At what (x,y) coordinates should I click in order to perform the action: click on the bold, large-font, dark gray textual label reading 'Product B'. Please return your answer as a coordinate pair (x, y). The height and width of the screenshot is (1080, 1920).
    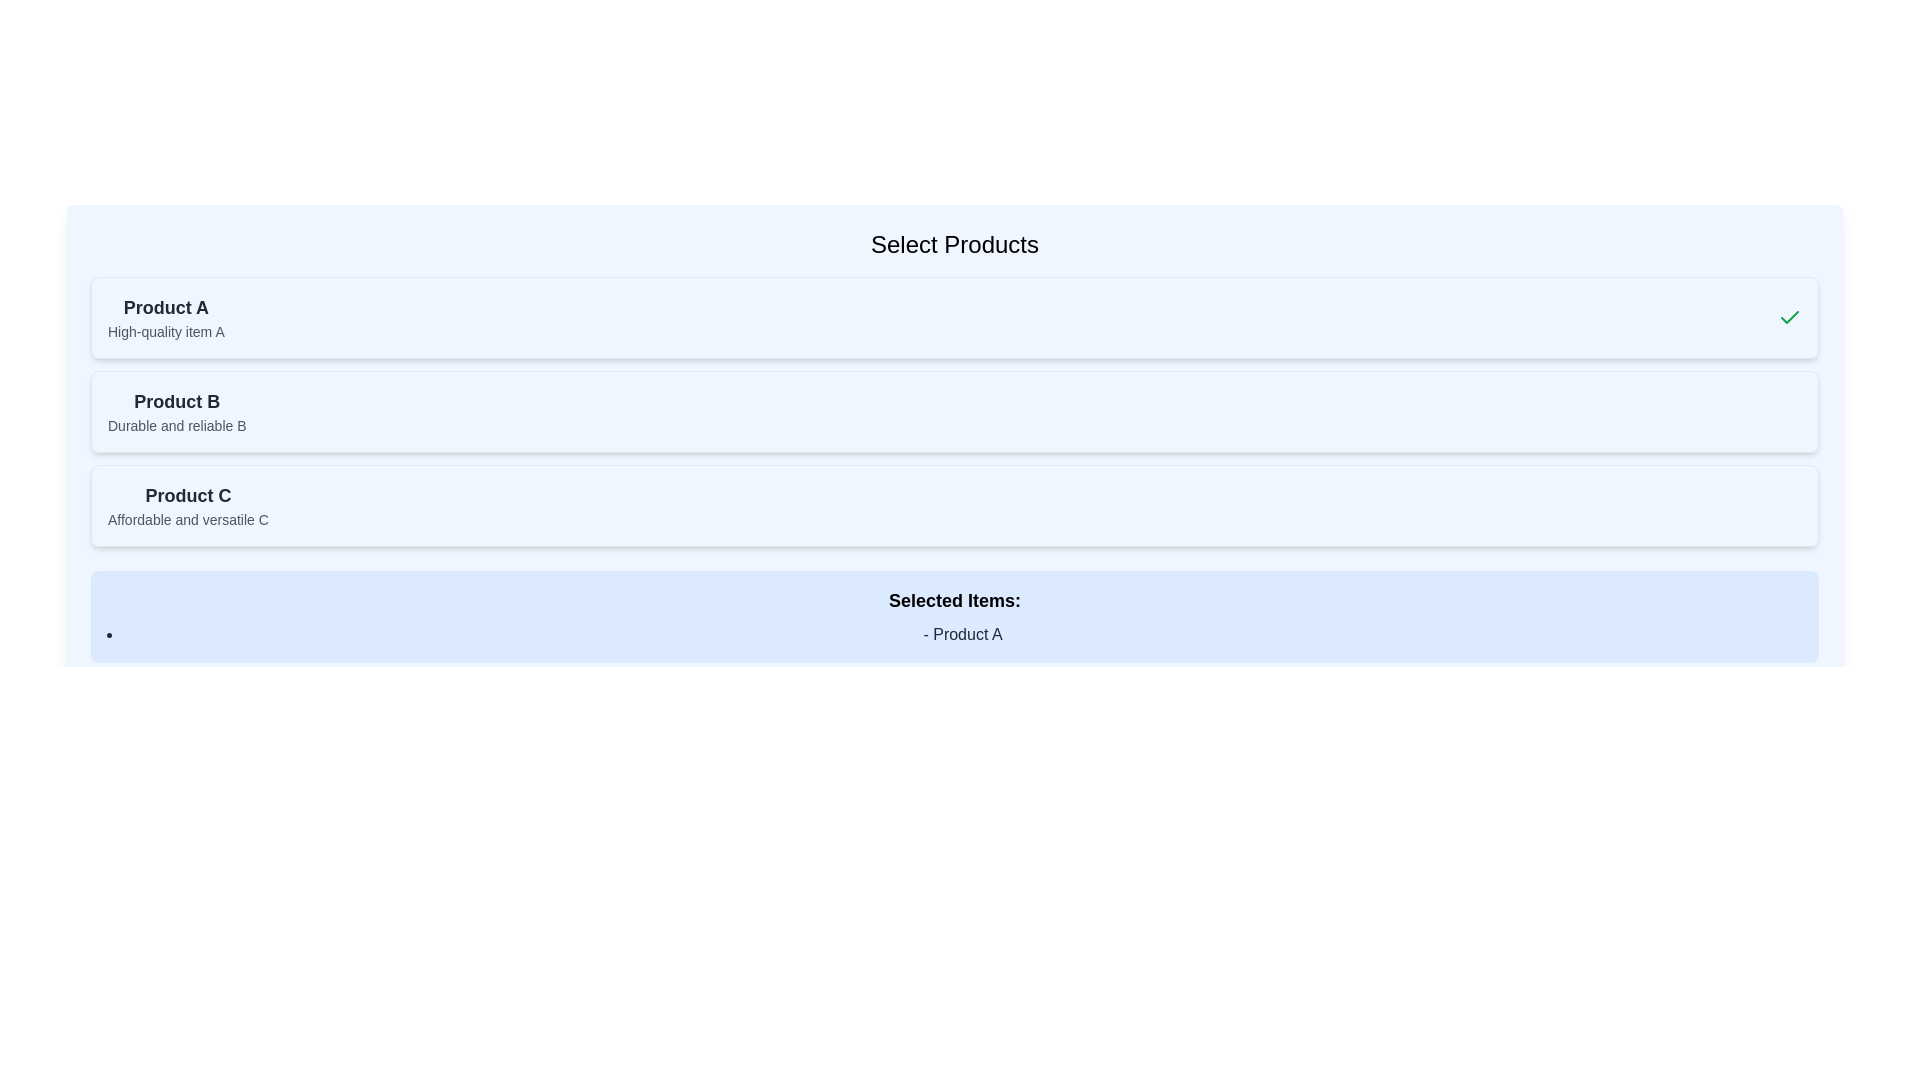
    Looking at the image, I should click on (177, 401).